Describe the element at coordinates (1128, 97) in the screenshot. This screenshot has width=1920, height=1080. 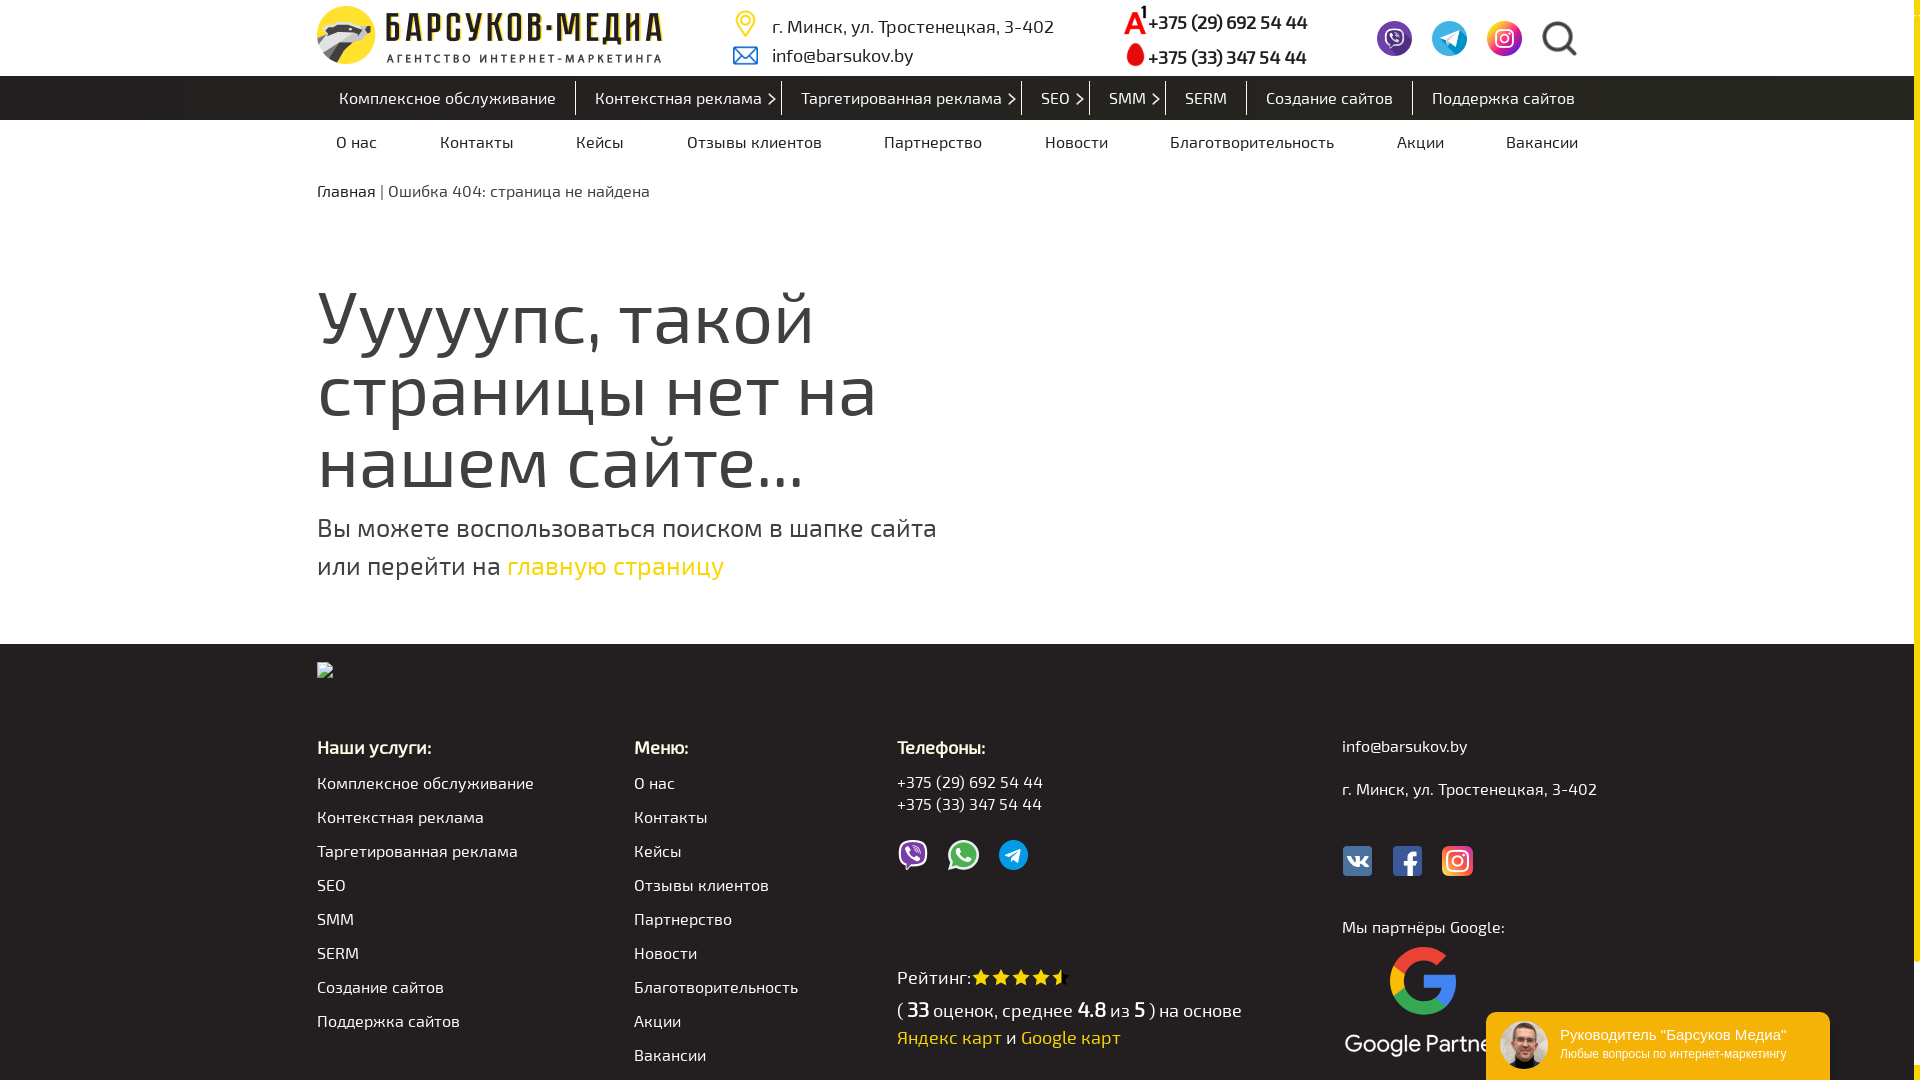
I see `'SMM'` at that location.